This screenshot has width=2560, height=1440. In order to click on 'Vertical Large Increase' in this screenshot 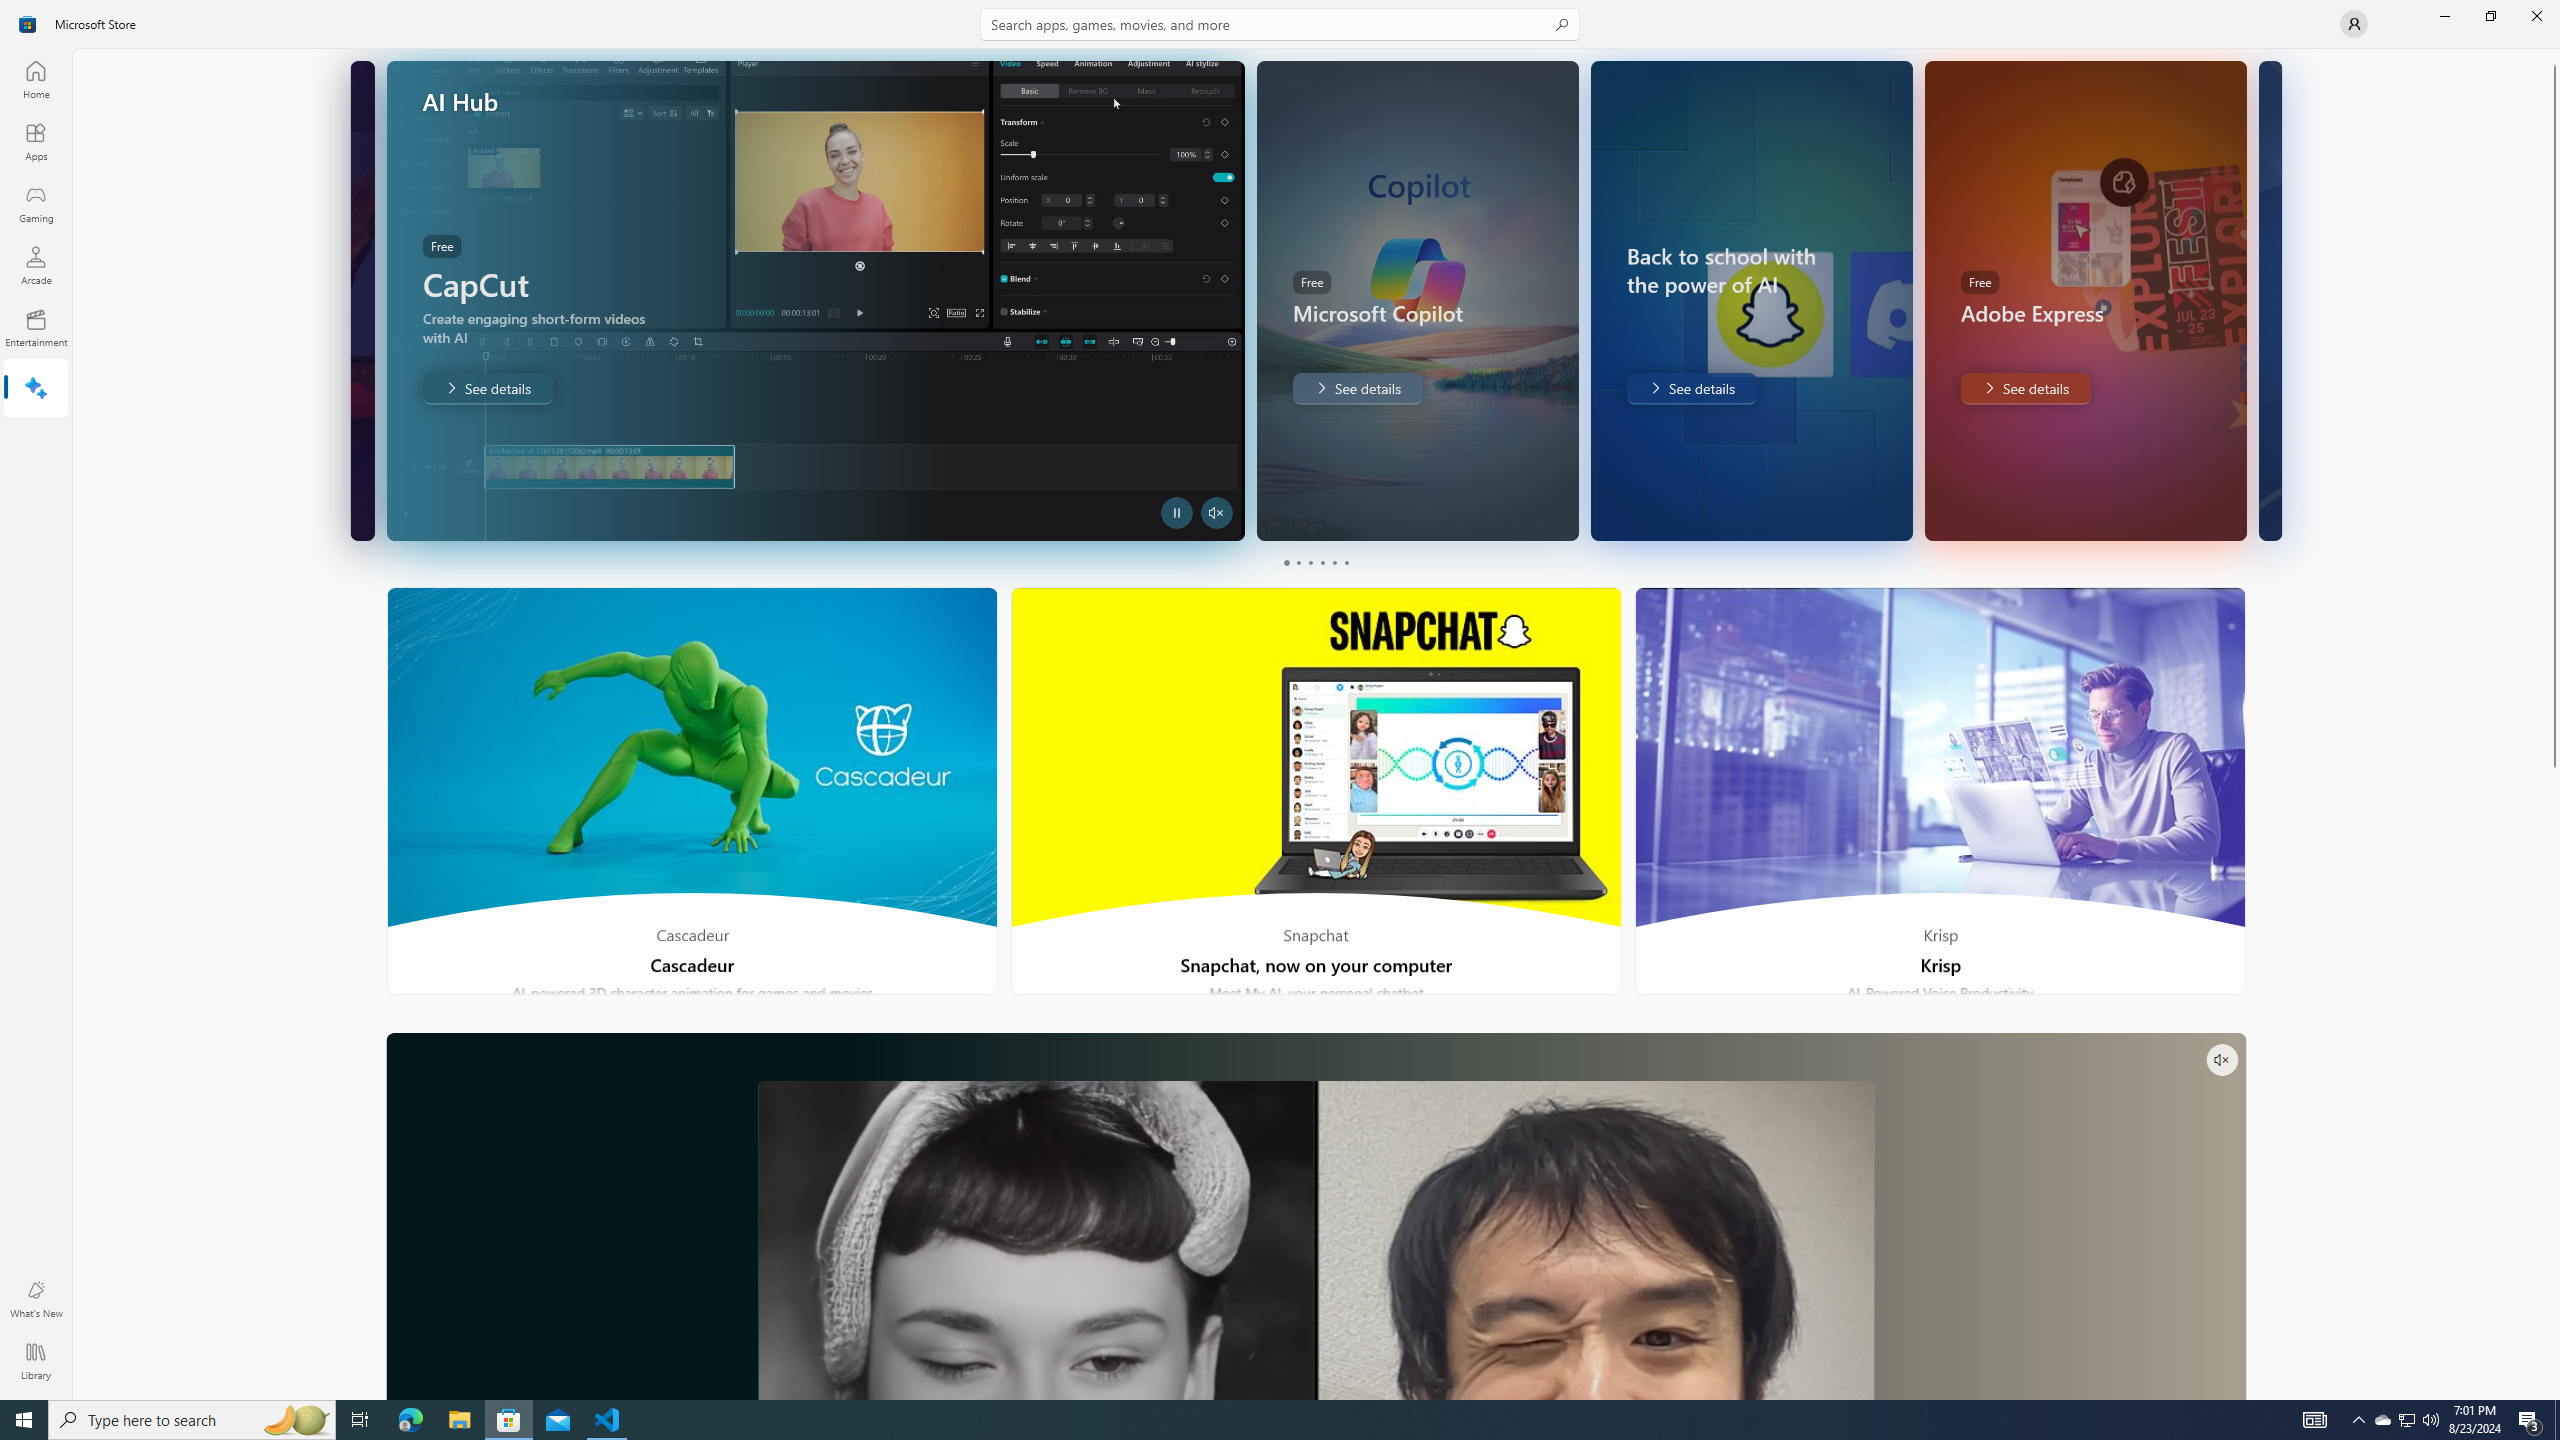, I will do `click(2552, 1077)`.